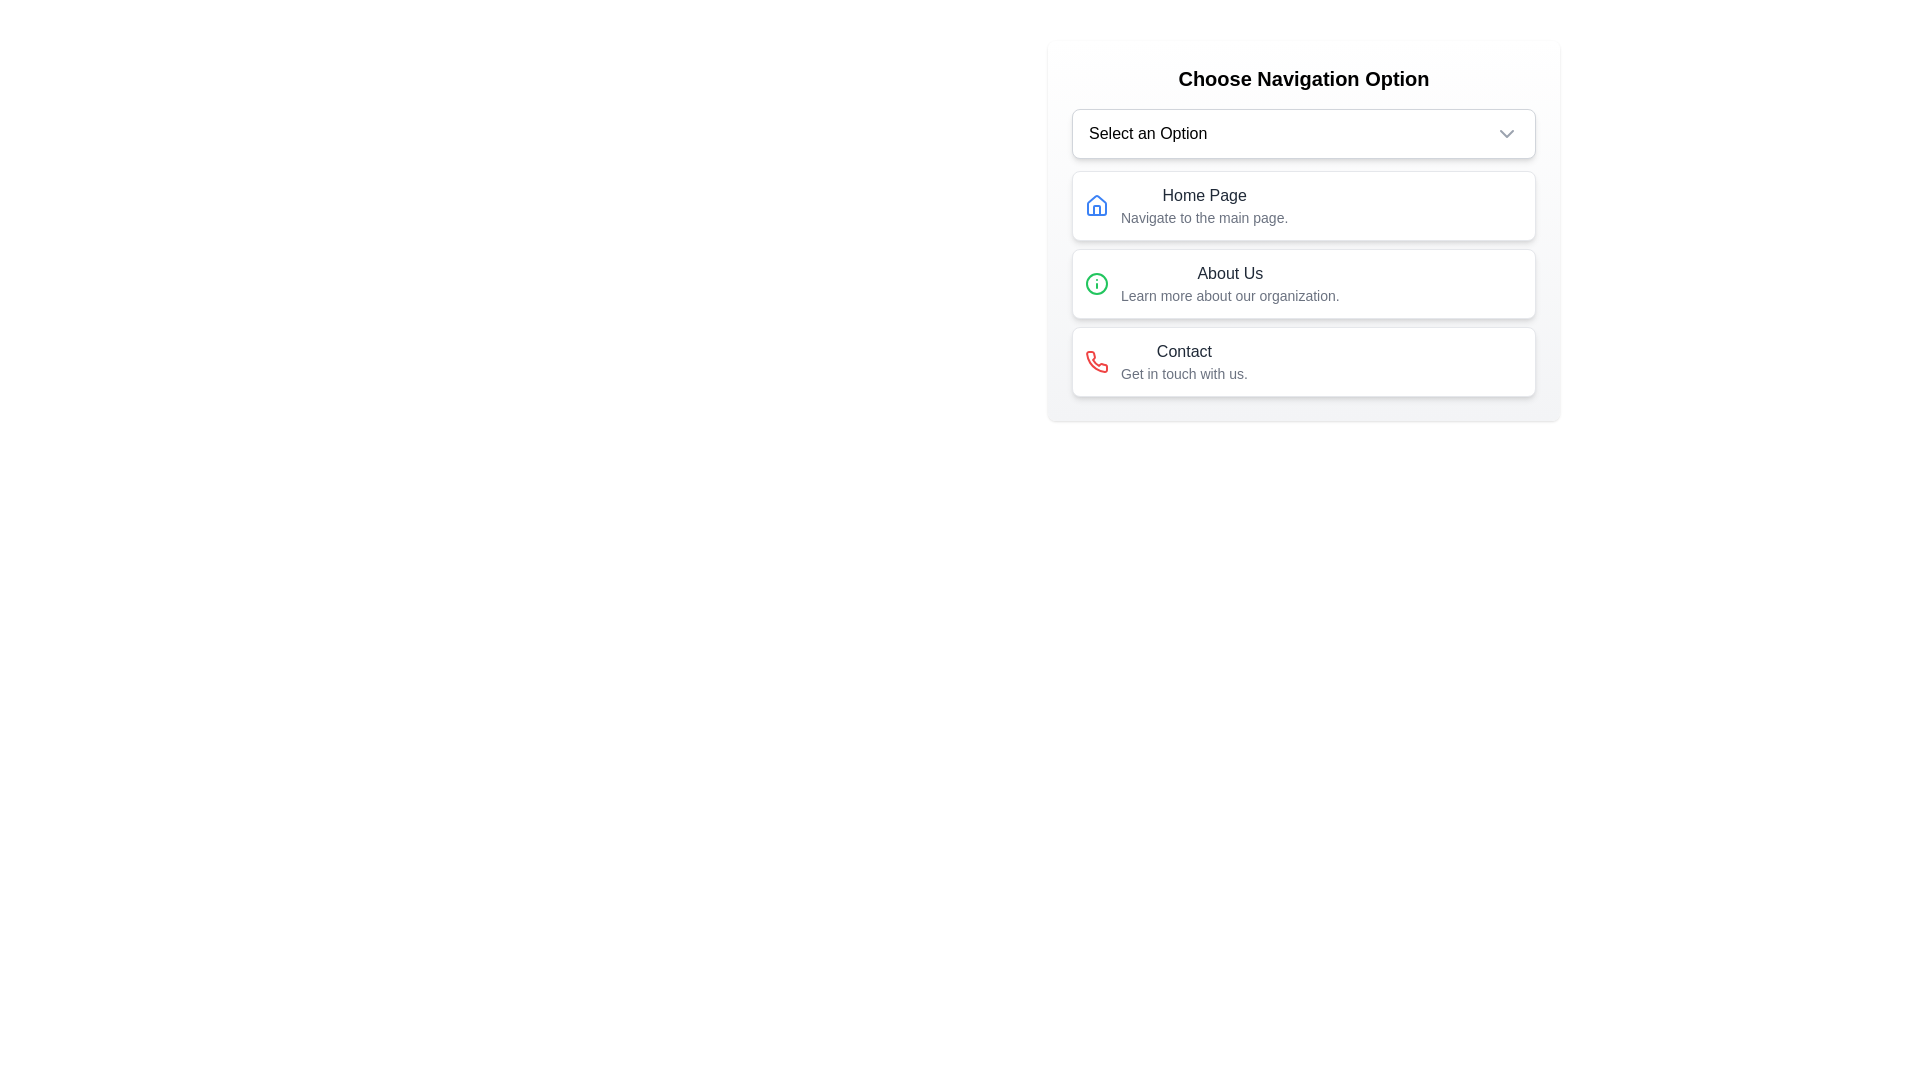 This screenshot has height=1080, width=1920. What do you see at coordinates (1203, 196) in the screenshot?
I see `the Label indicating the main navigation target under the 'Choose Navigation Option' section, positioned above the text 'Navigate to the main page'` at bounding box center [1203, 196].